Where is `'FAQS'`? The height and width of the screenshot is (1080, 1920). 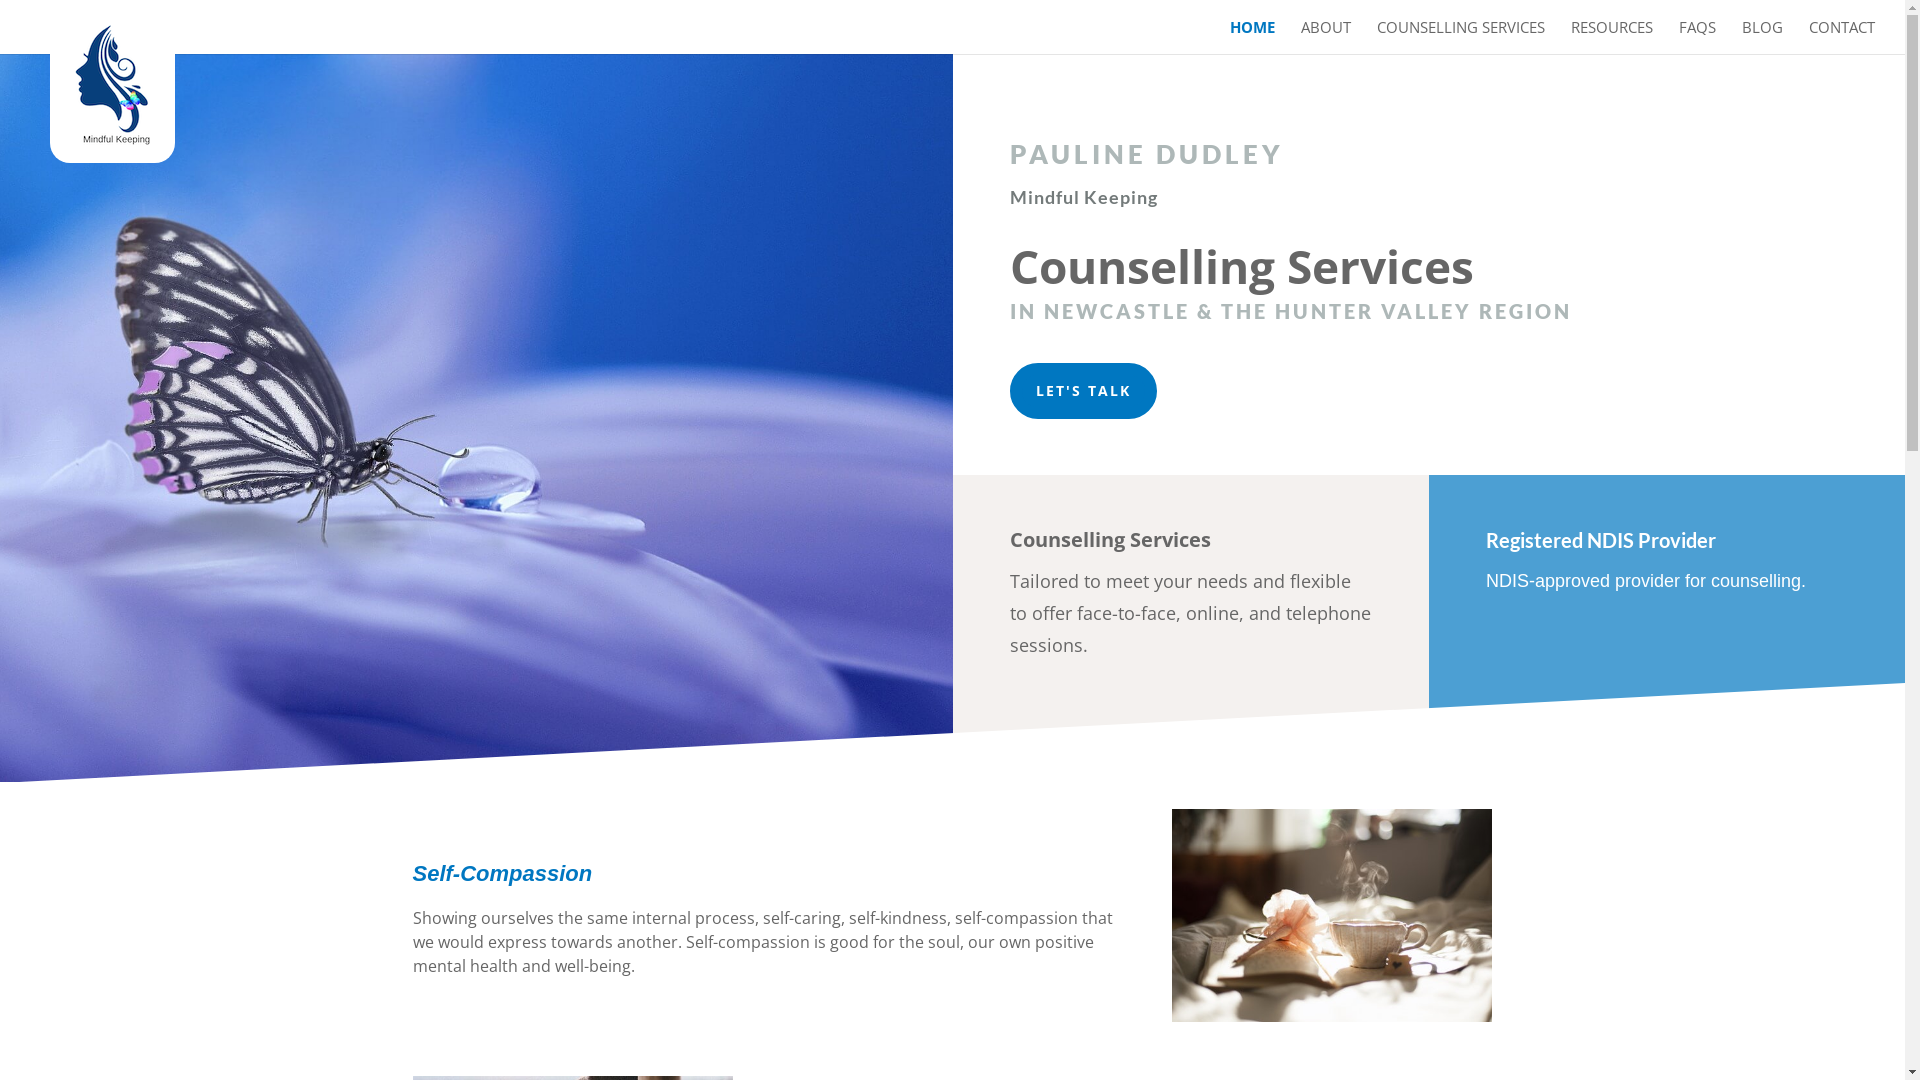 'FAQS' is located at coordinates (1696, 37).